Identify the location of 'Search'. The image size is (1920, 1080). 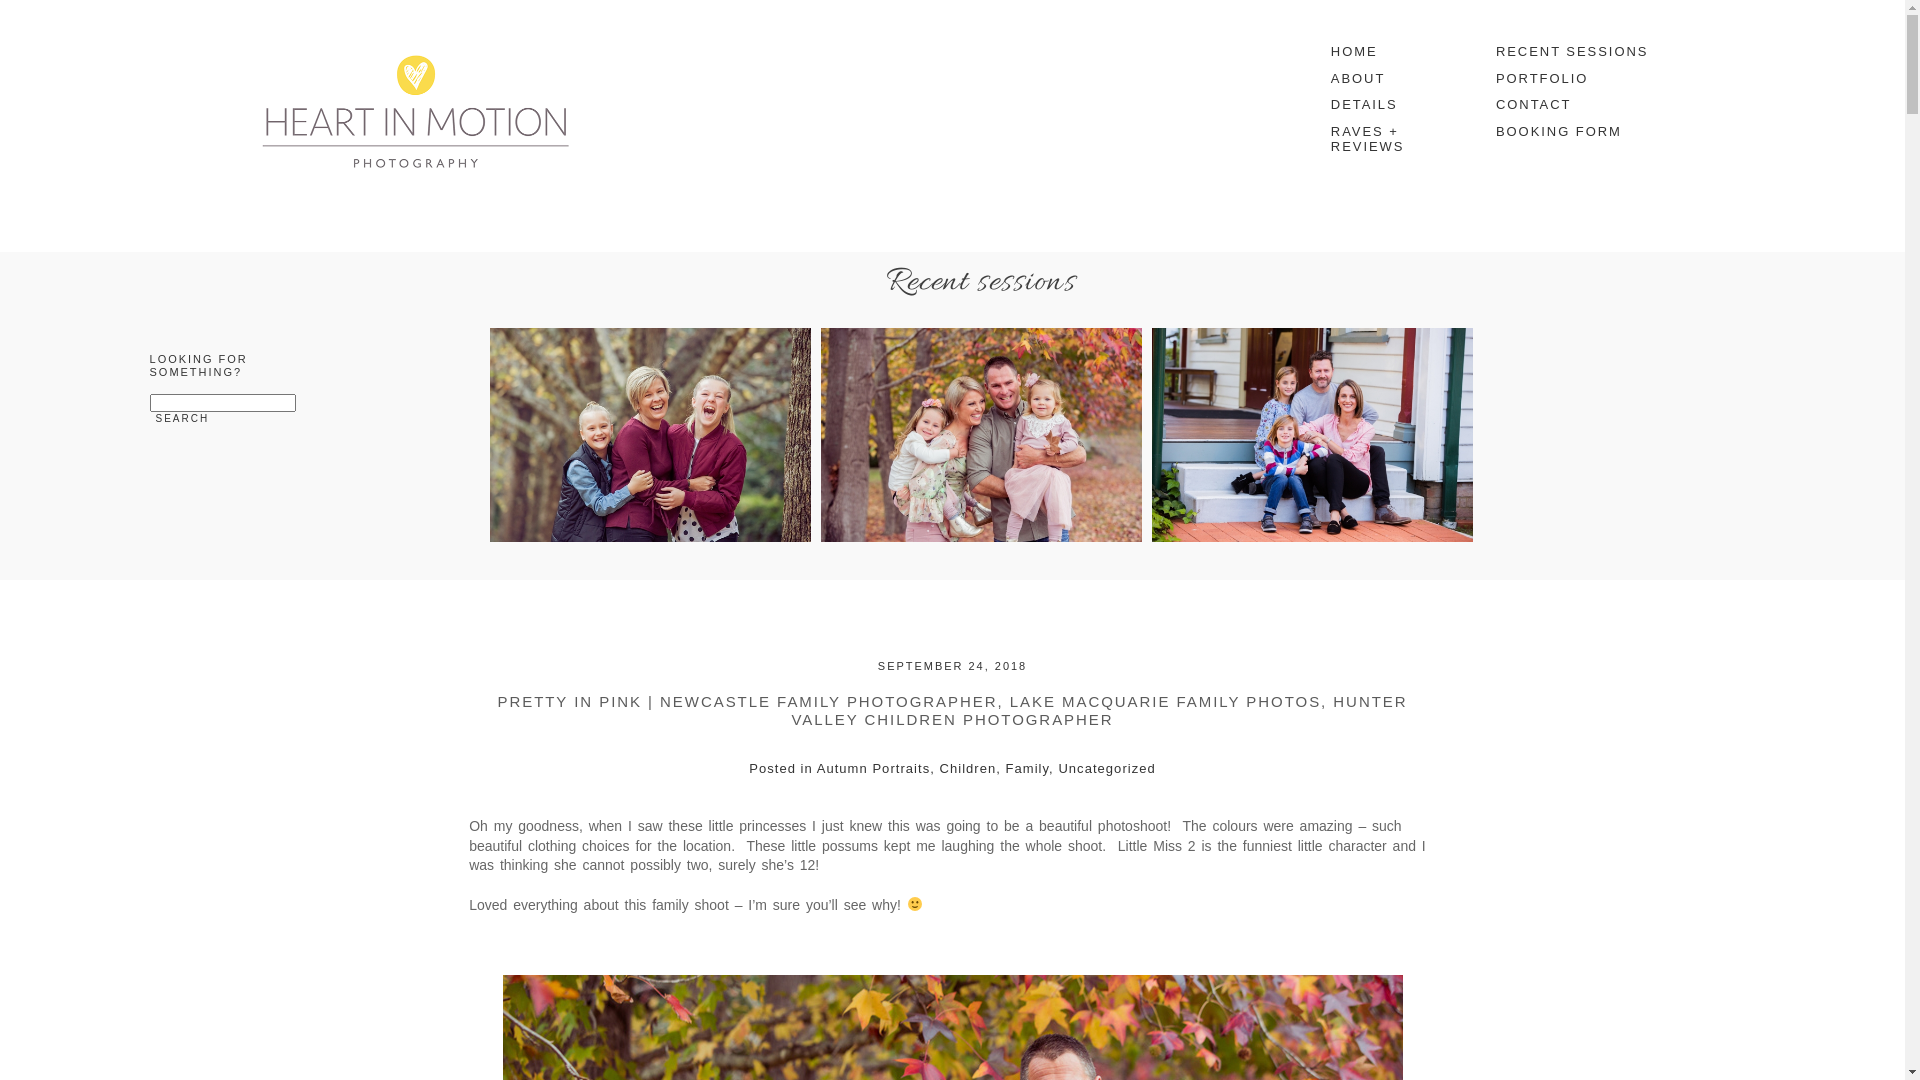
(182, 417).